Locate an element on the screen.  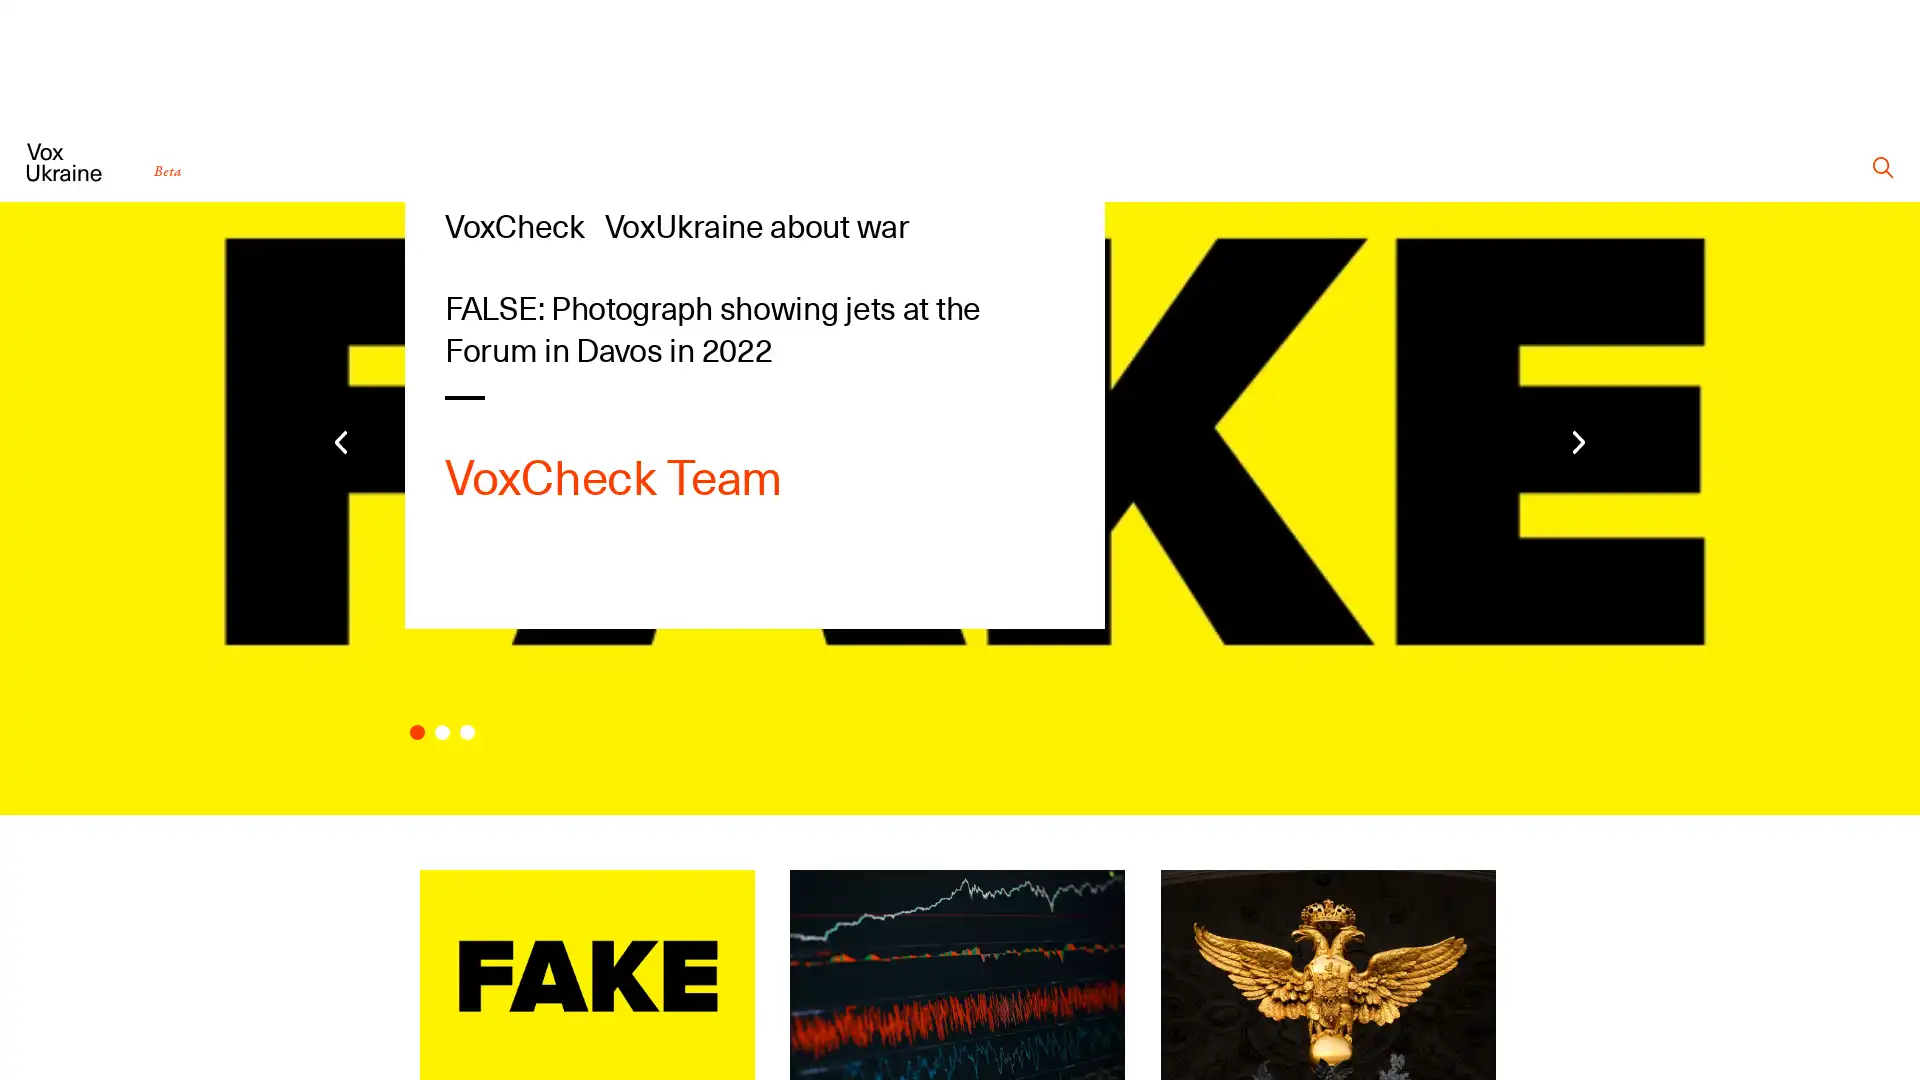
Carousel Page 1 (Current Slide) is located at coordinates (416, 805).